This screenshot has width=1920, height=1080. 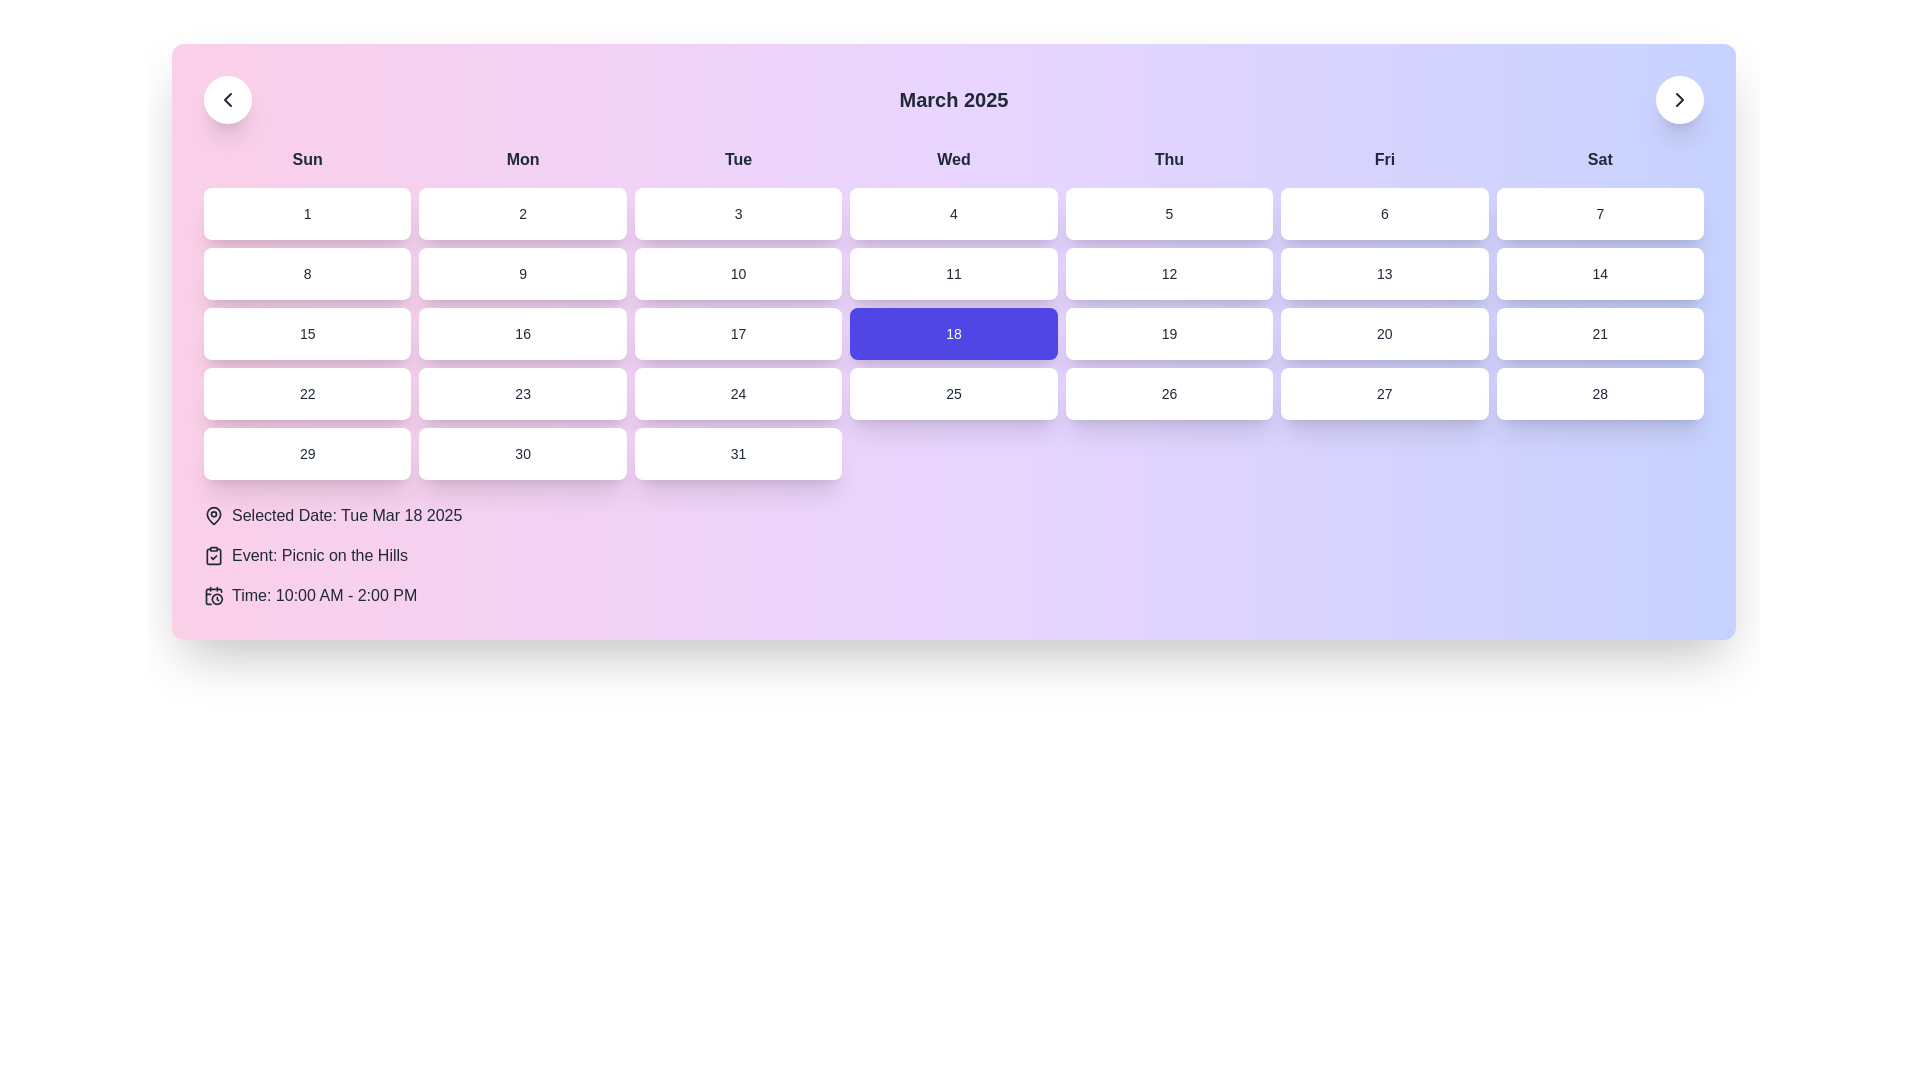 What do you see at coordinates (1600, 213) in the screenshot?
I see `the interactive calendar day button representing March 7, 2025` at bounding box center [1600, 213].